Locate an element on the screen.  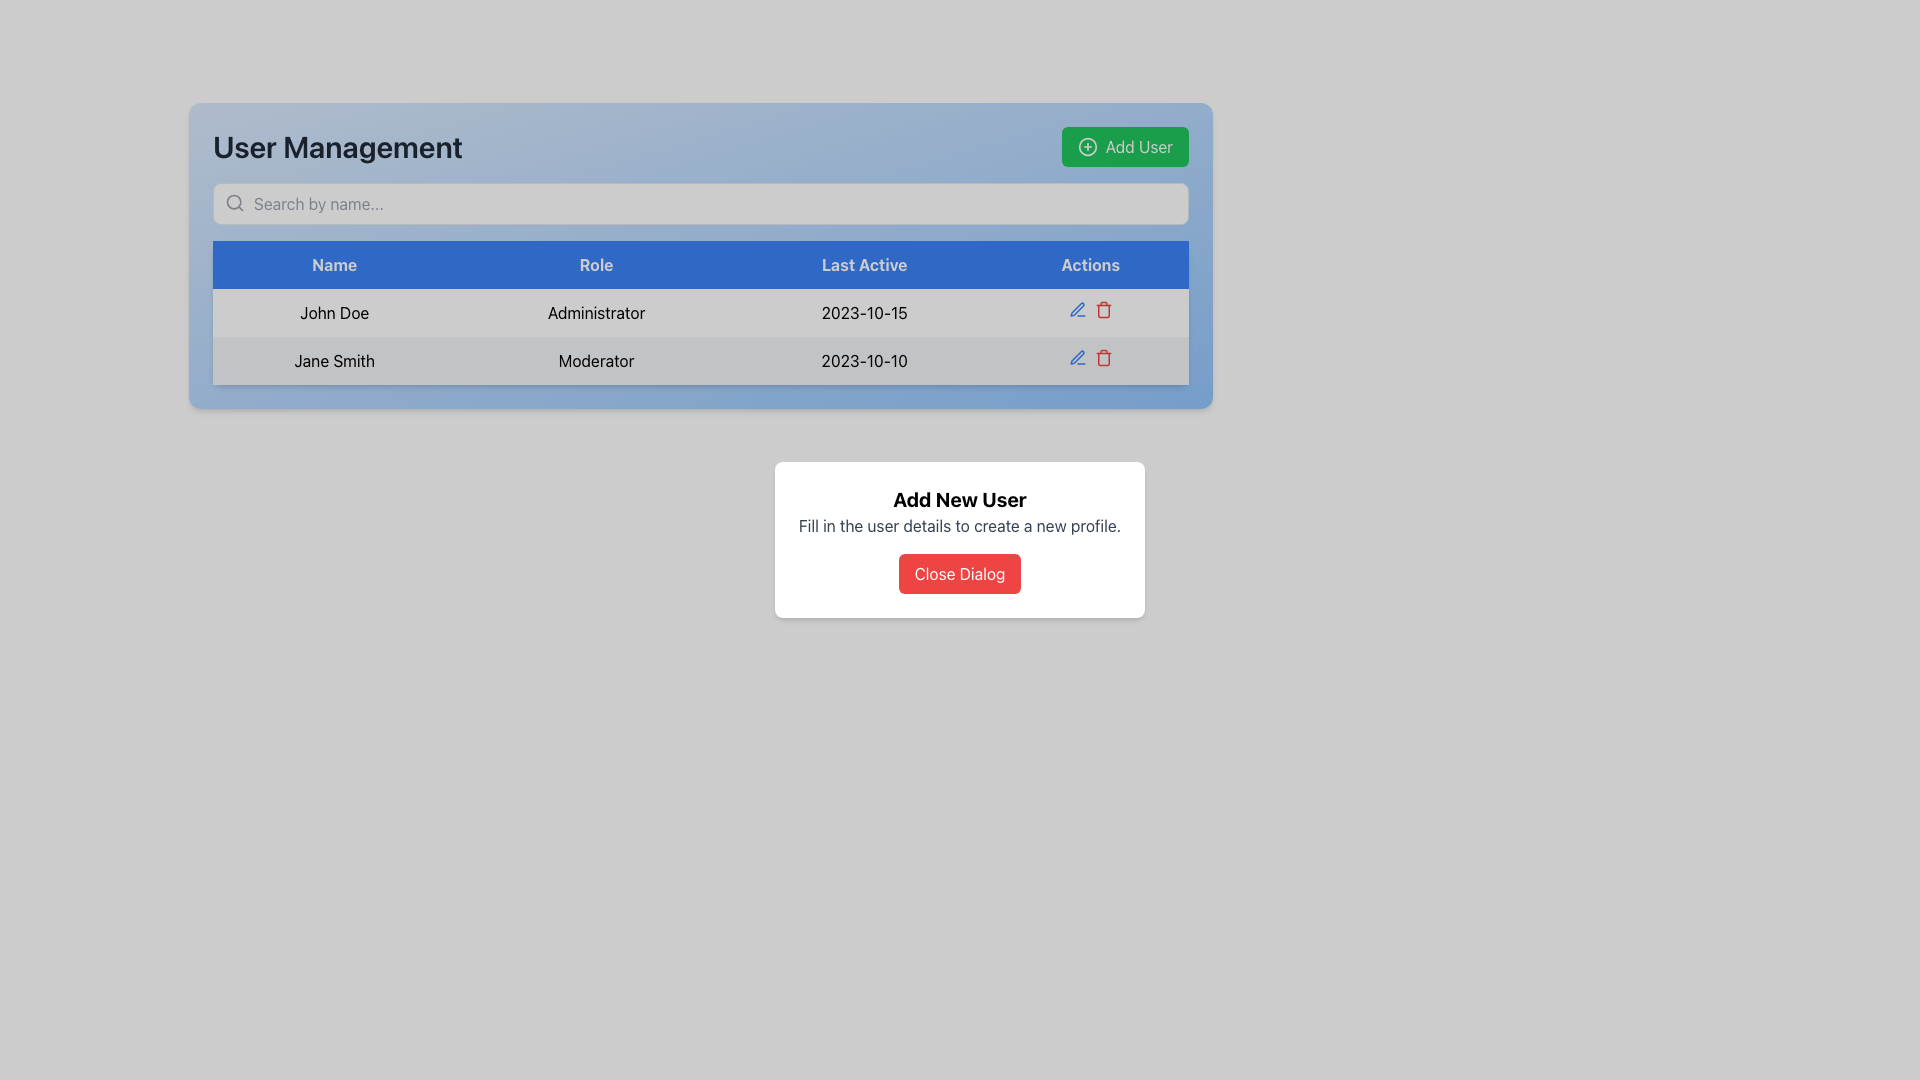
the plus icon within the 'Add User' button located at the top-right corner of the user management panel is located at coordinates (1086, 145).